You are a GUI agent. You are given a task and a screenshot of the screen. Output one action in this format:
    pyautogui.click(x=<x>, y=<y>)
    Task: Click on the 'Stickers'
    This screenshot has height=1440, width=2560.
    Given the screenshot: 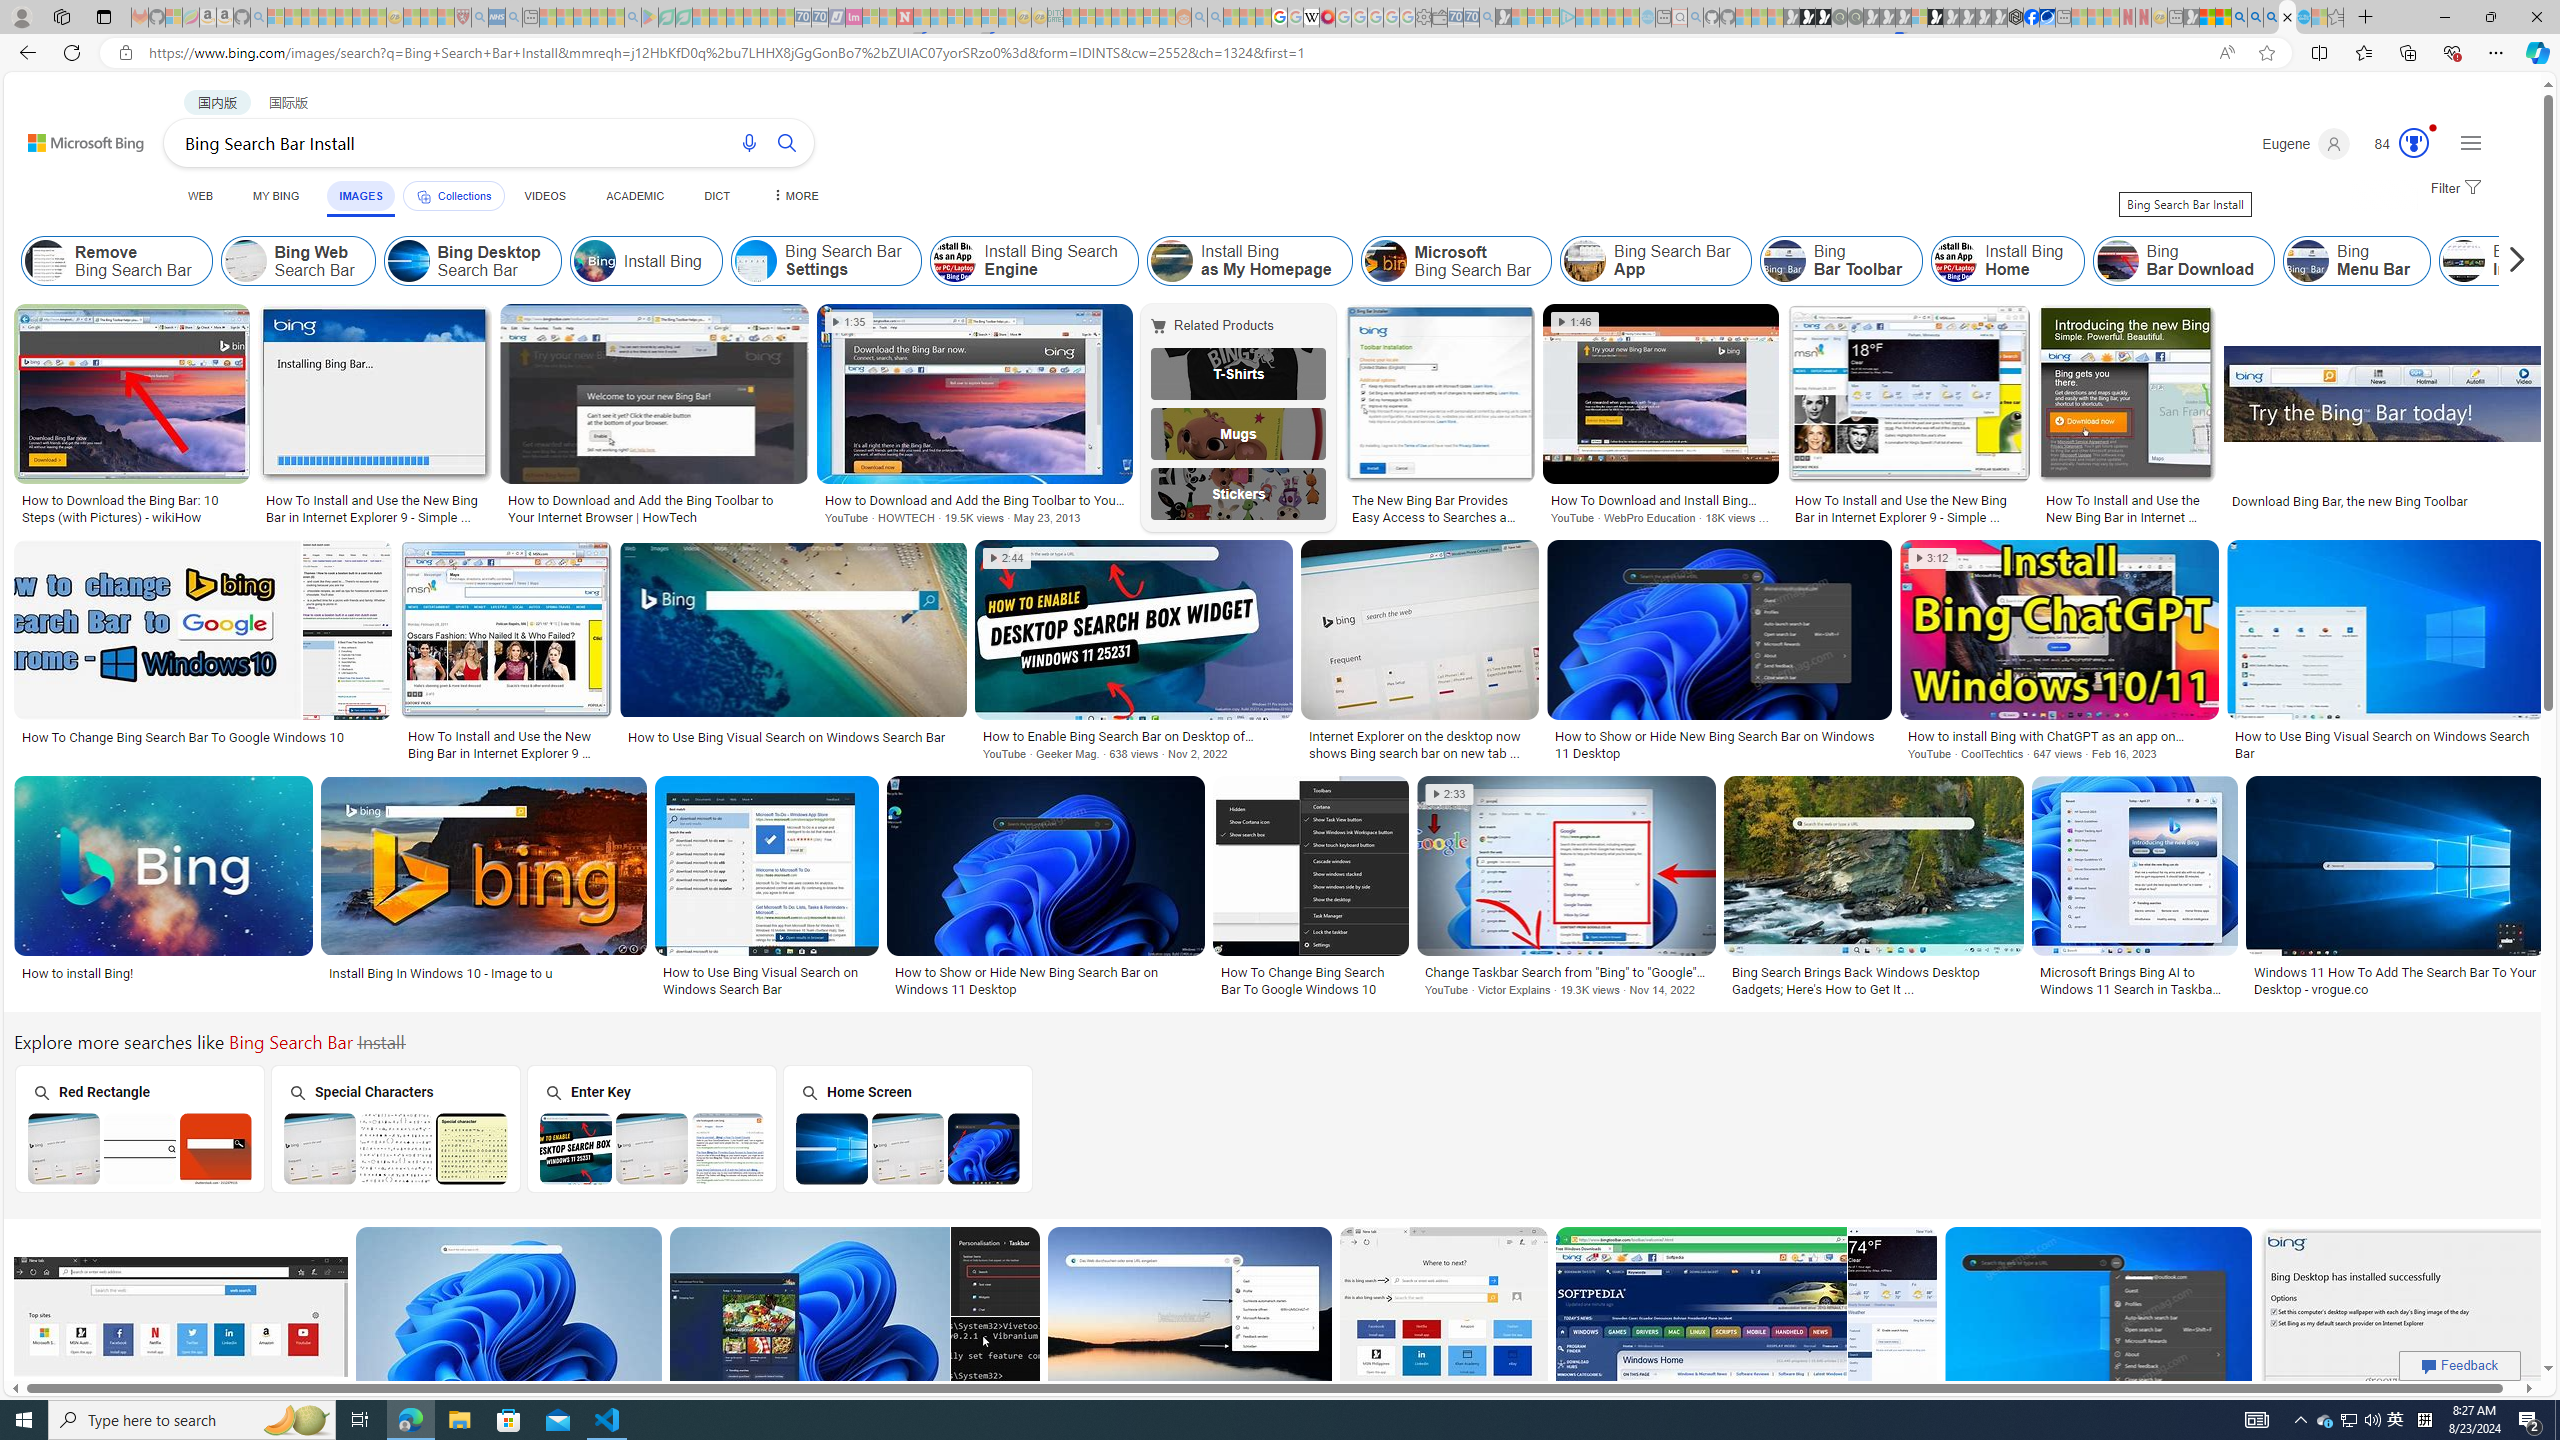 What is the action you would take?
    pyautogui.click(x=1239, y=493)
    